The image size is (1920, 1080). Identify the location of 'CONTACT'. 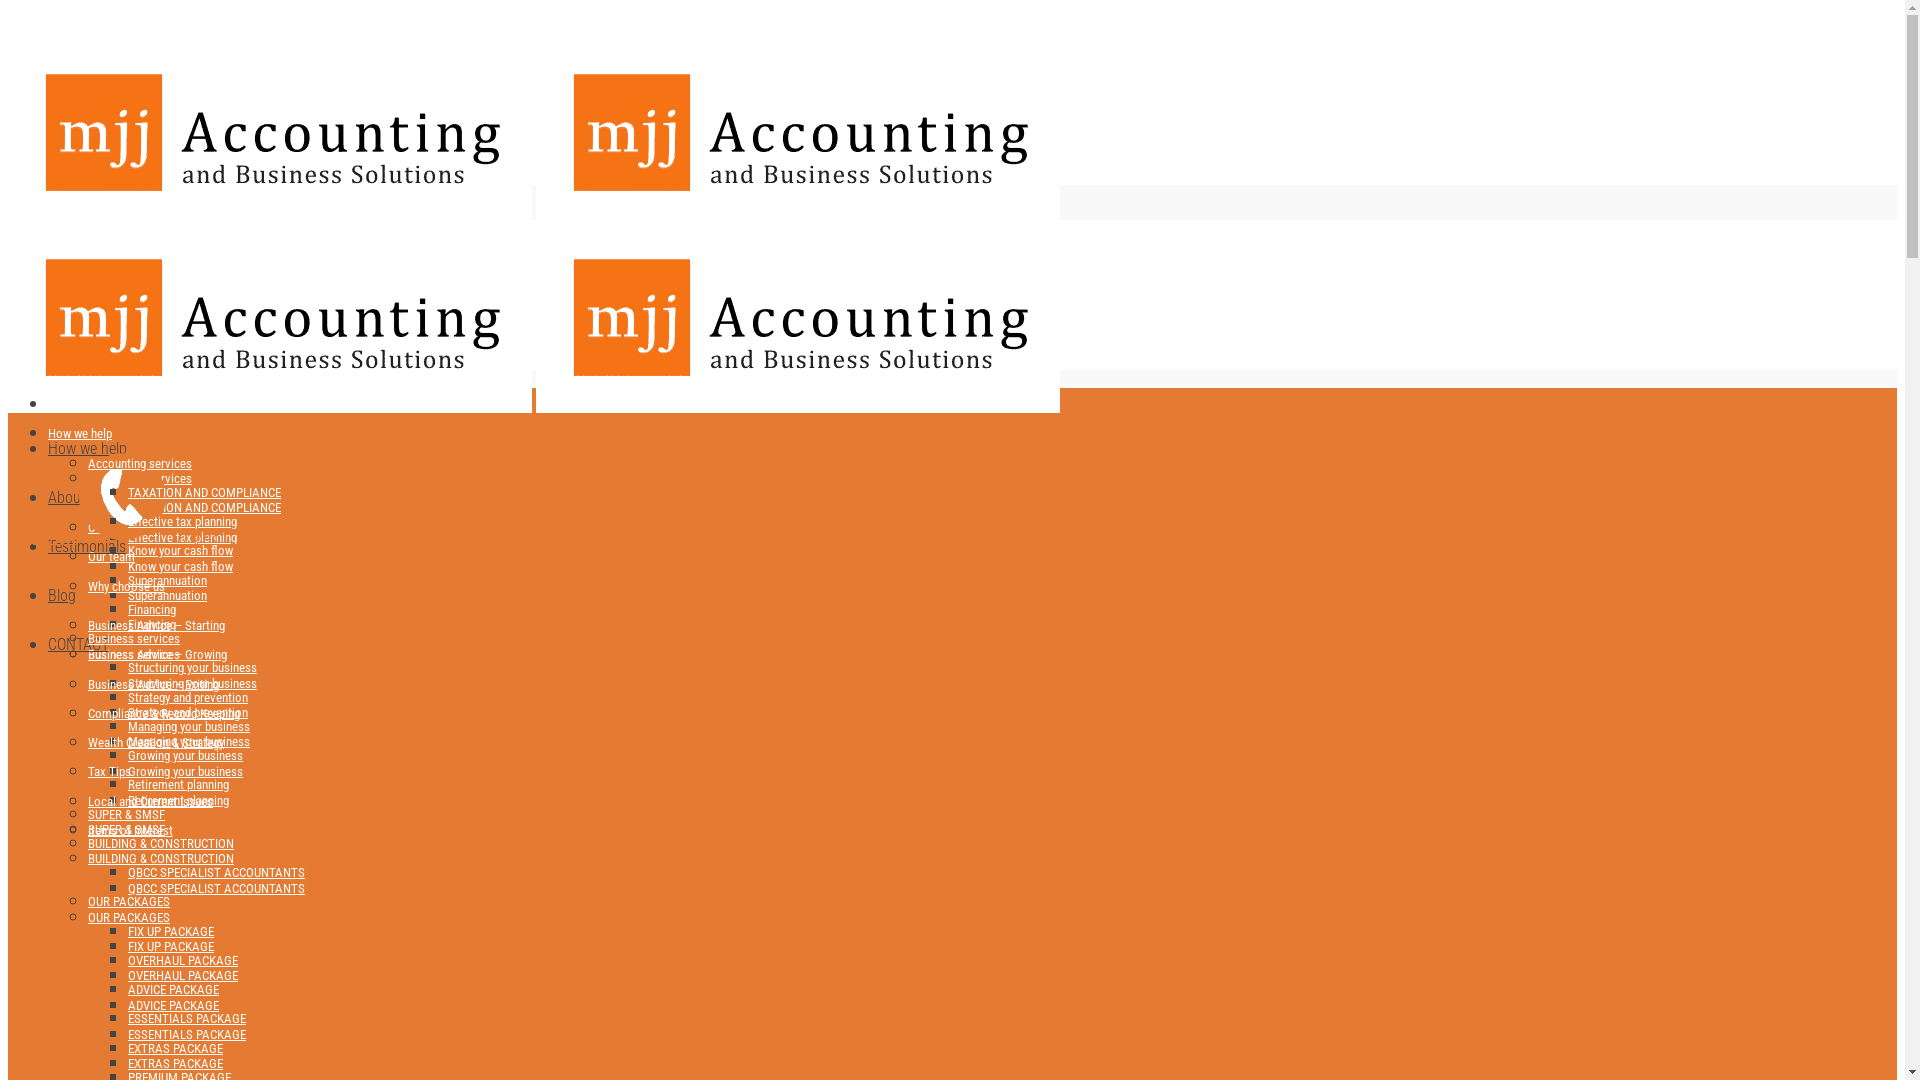
(48, 644).